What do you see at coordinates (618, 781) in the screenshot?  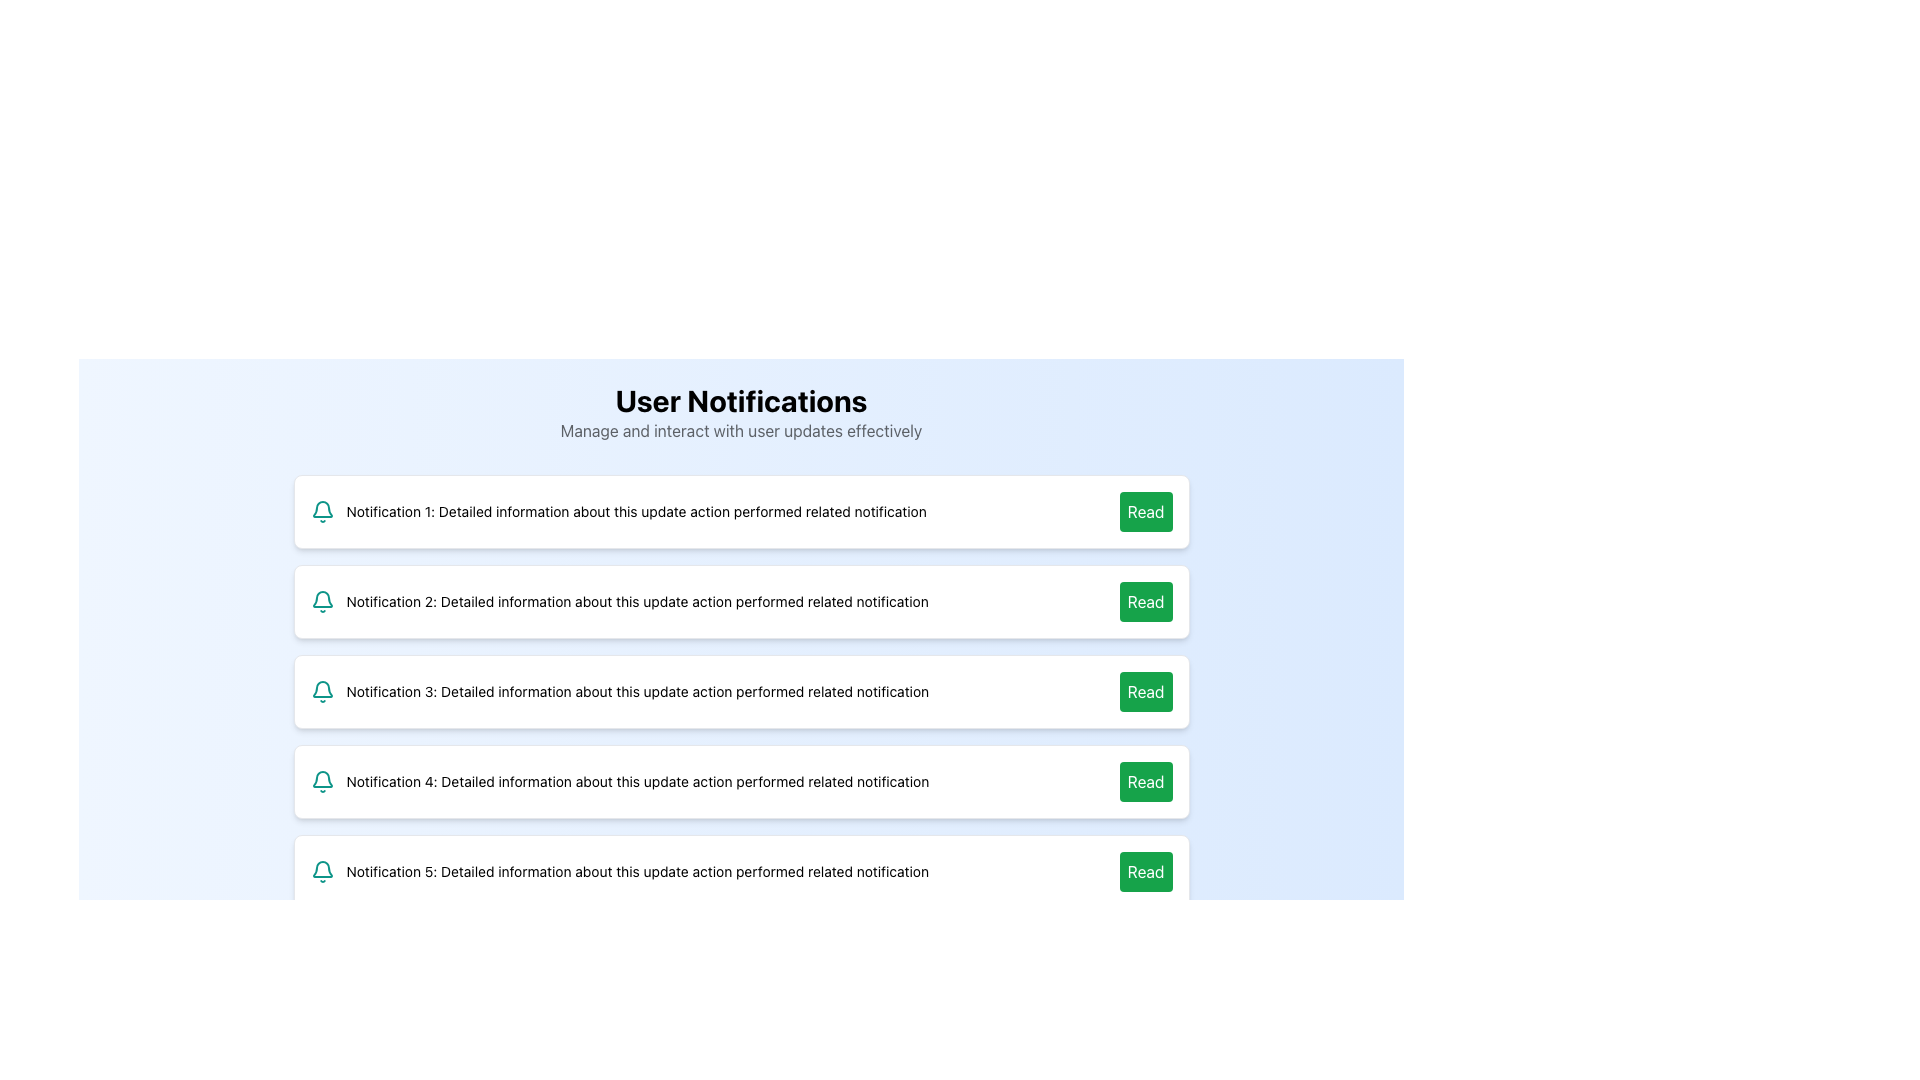 I see `the text element displaying detailed notification content for the fourth notification in the list, located between a bell icon and a 'Read' button` at bounding box center [618, 781].